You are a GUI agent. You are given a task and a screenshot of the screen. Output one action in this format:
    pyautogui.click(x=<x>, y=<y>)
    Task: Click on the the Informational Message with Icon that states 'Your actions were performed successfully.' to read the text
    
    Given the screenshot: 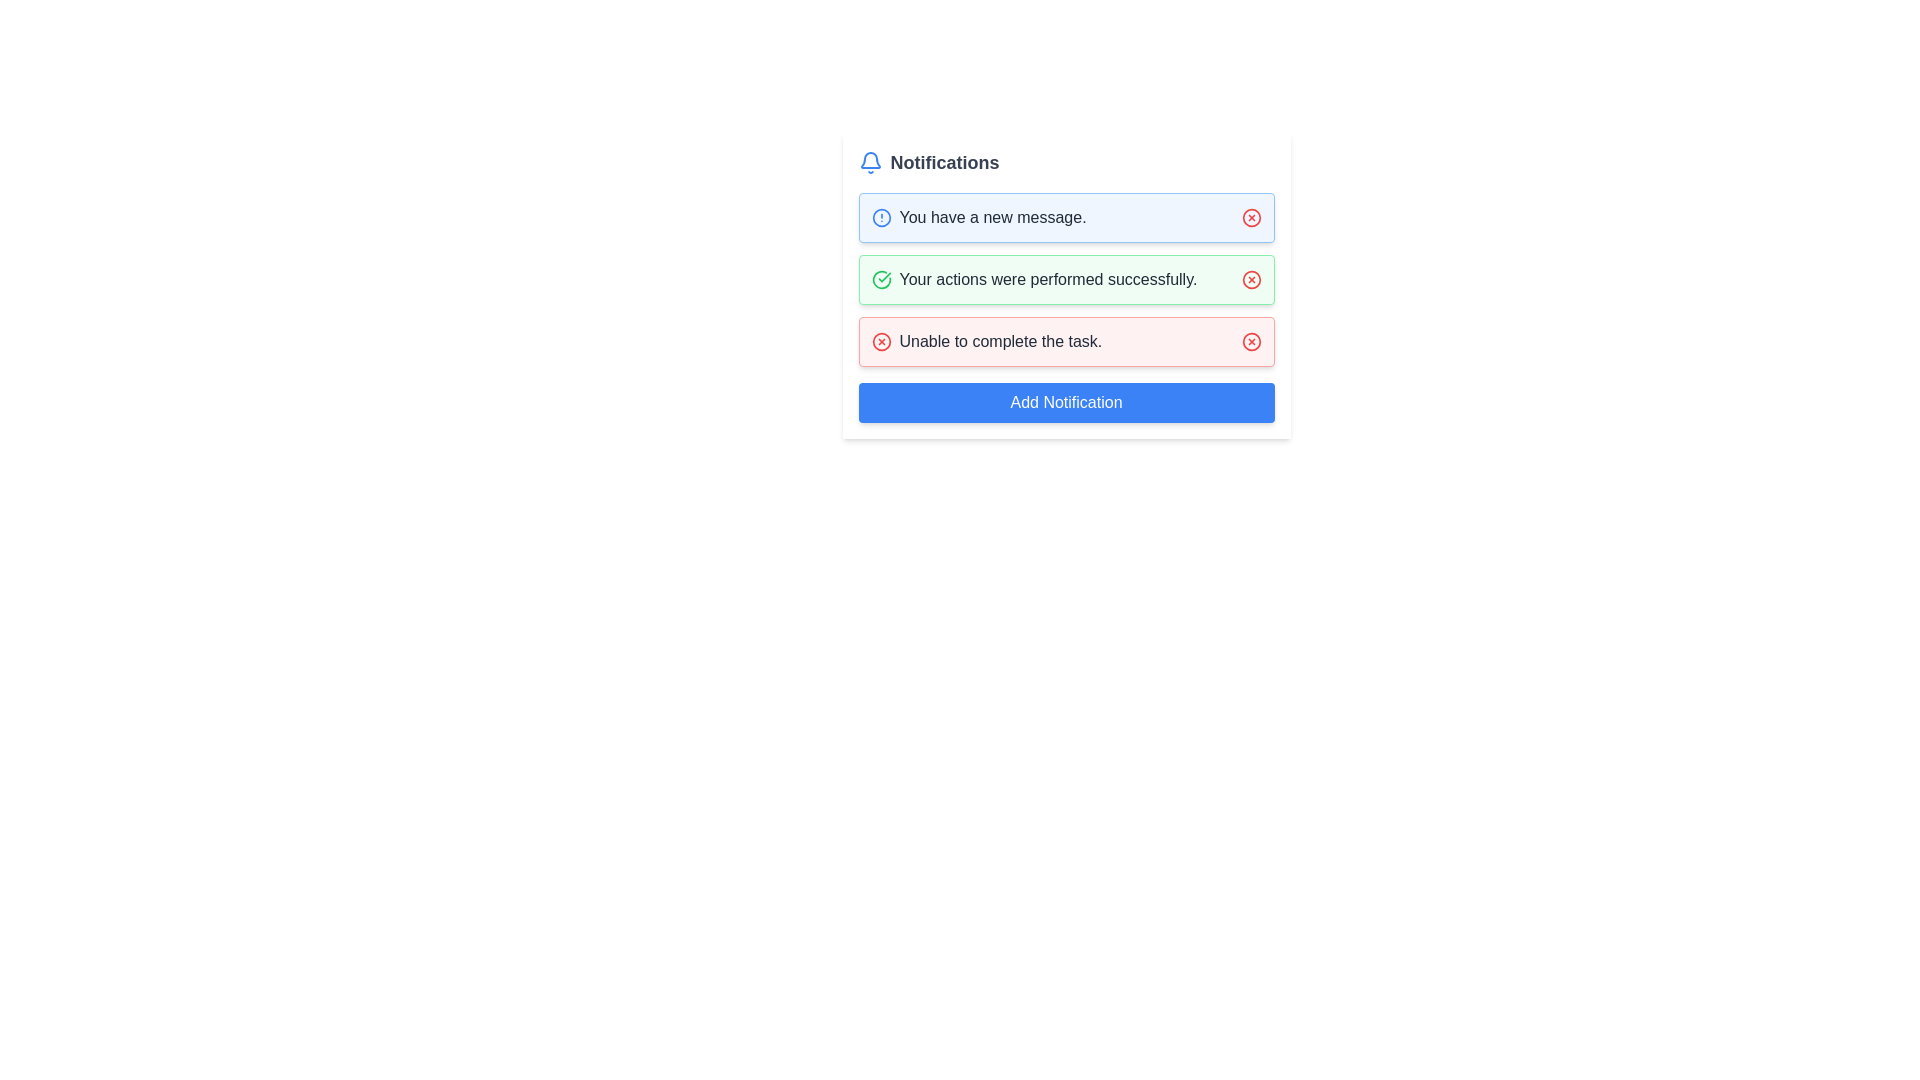 What is the action you would take?
    pyautogui.click(x=1034, y=280)
    